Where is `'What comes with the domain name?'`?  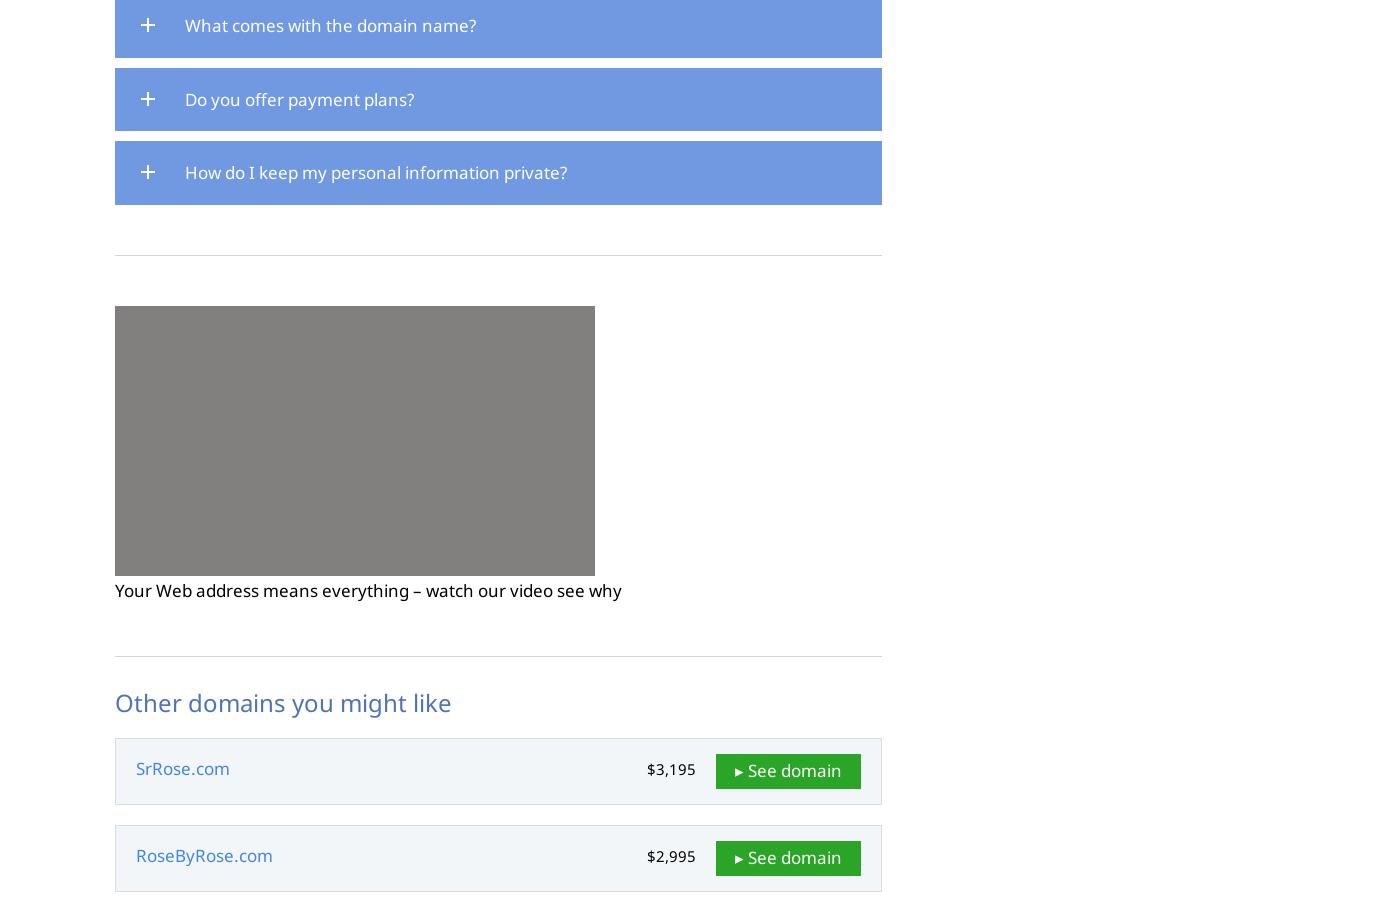
'What comes with the domain name?' is located at coordinates (330, 23).